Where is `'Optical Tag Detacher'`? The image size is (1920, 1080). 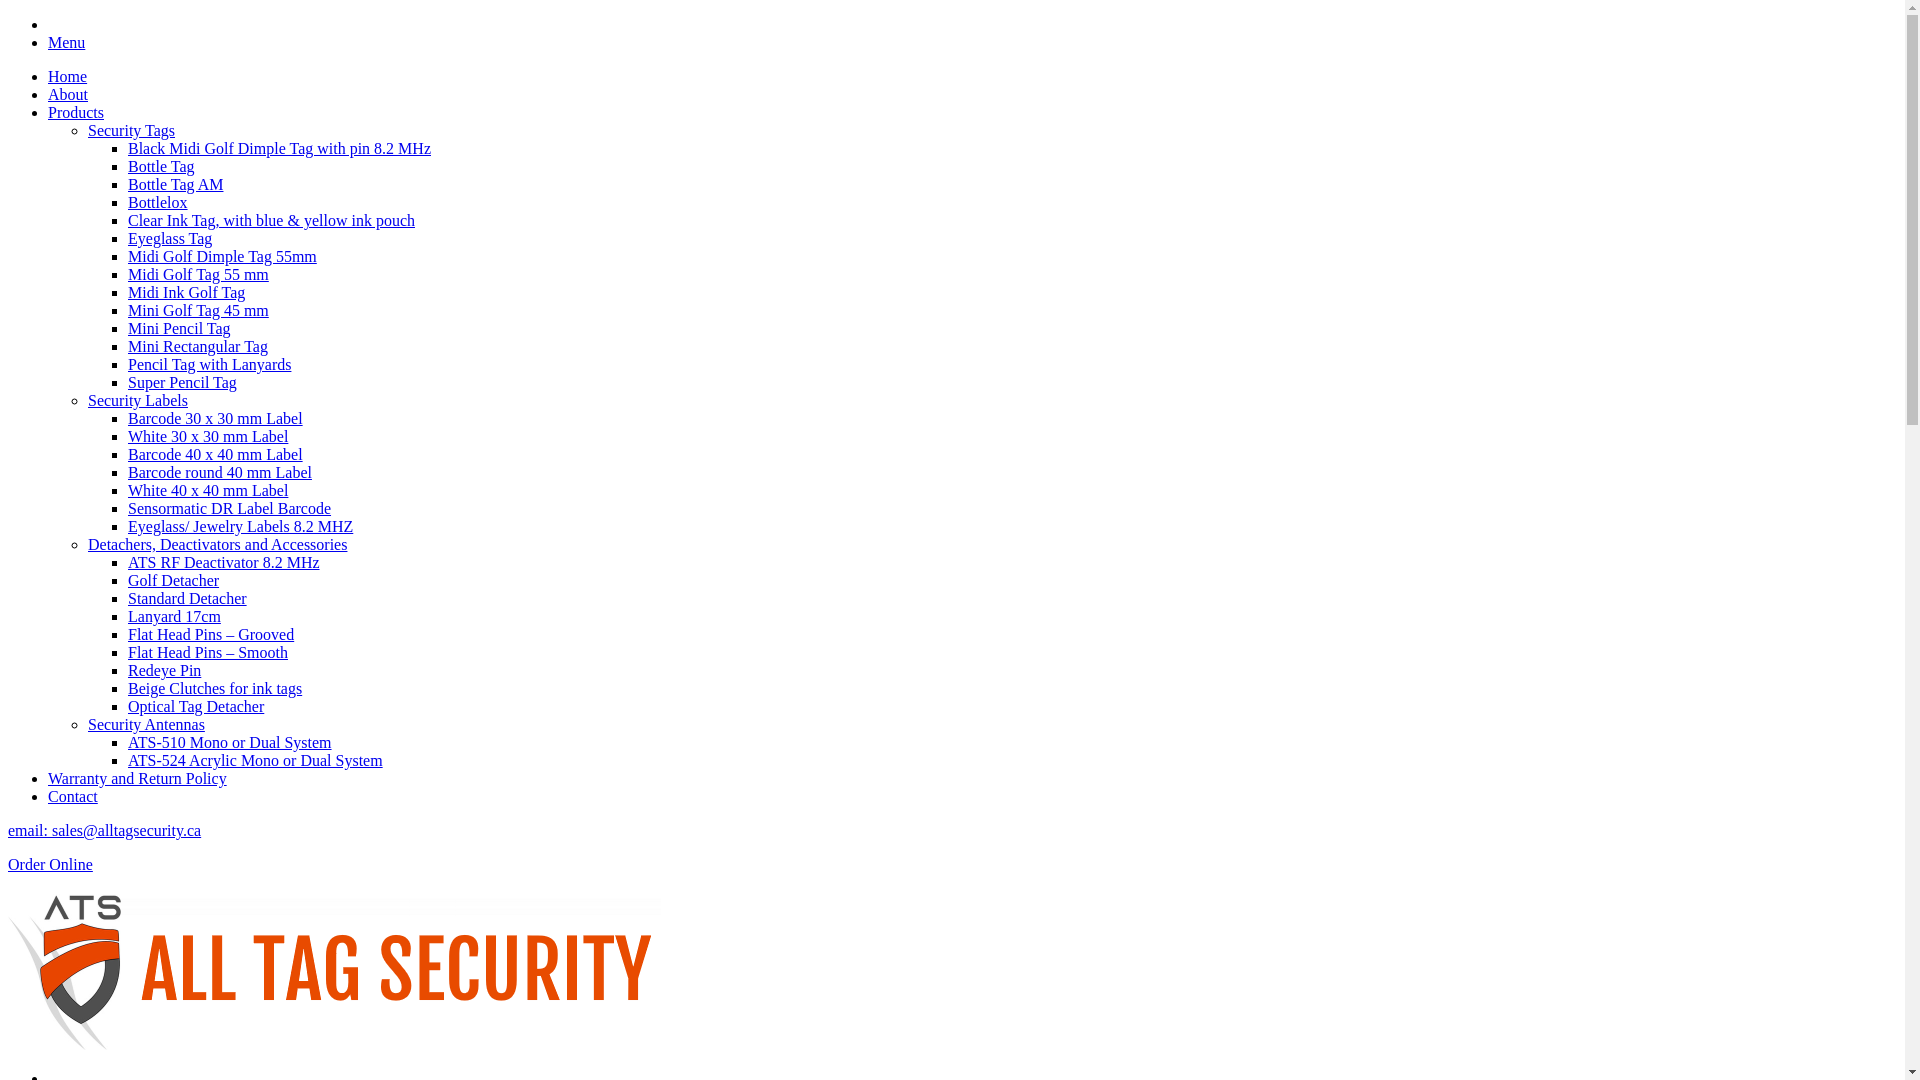 'Optical Tag Detacher' is located at coordinates (196, 705).